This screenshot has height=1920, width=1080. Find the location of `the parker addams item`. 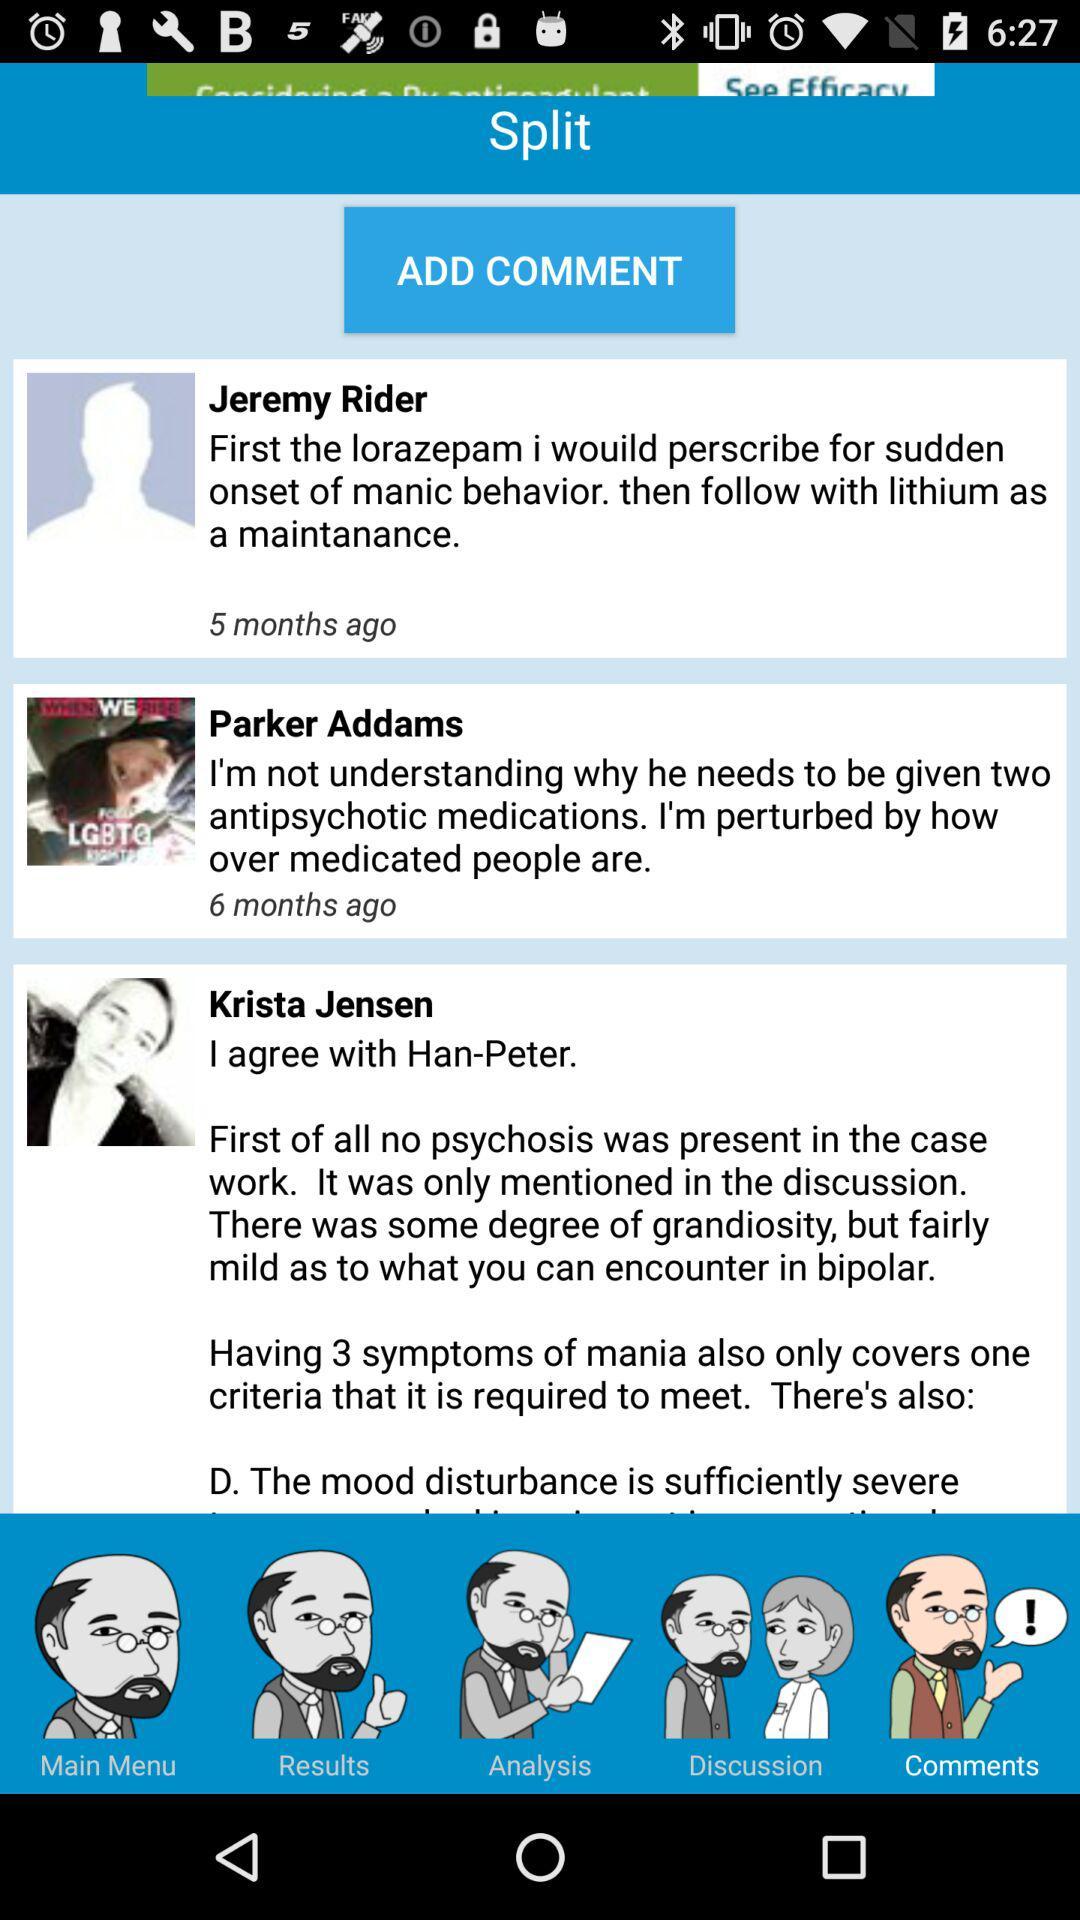

the parker addams item is located at coordinates (630, 721).